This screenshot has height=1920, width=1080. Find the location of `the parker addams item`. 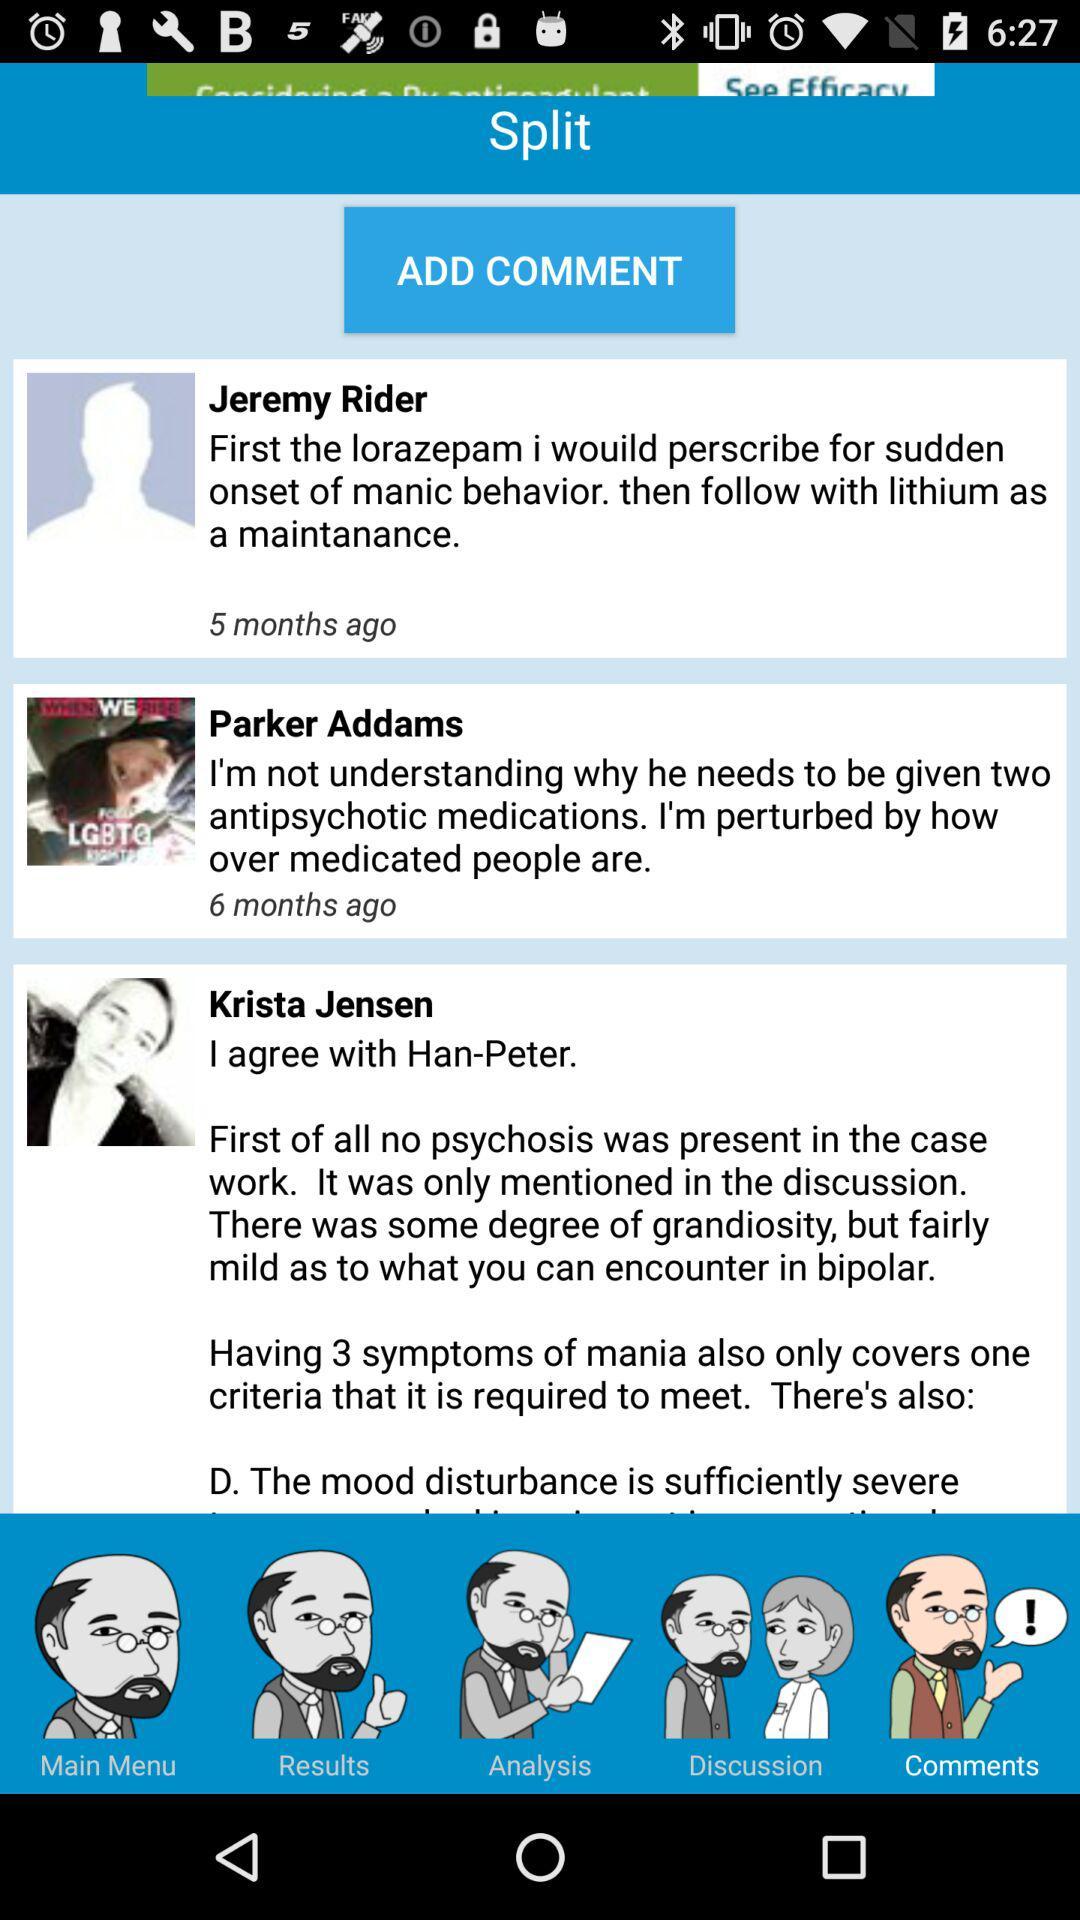

the parker addams item is located at coordinates (630, 721).